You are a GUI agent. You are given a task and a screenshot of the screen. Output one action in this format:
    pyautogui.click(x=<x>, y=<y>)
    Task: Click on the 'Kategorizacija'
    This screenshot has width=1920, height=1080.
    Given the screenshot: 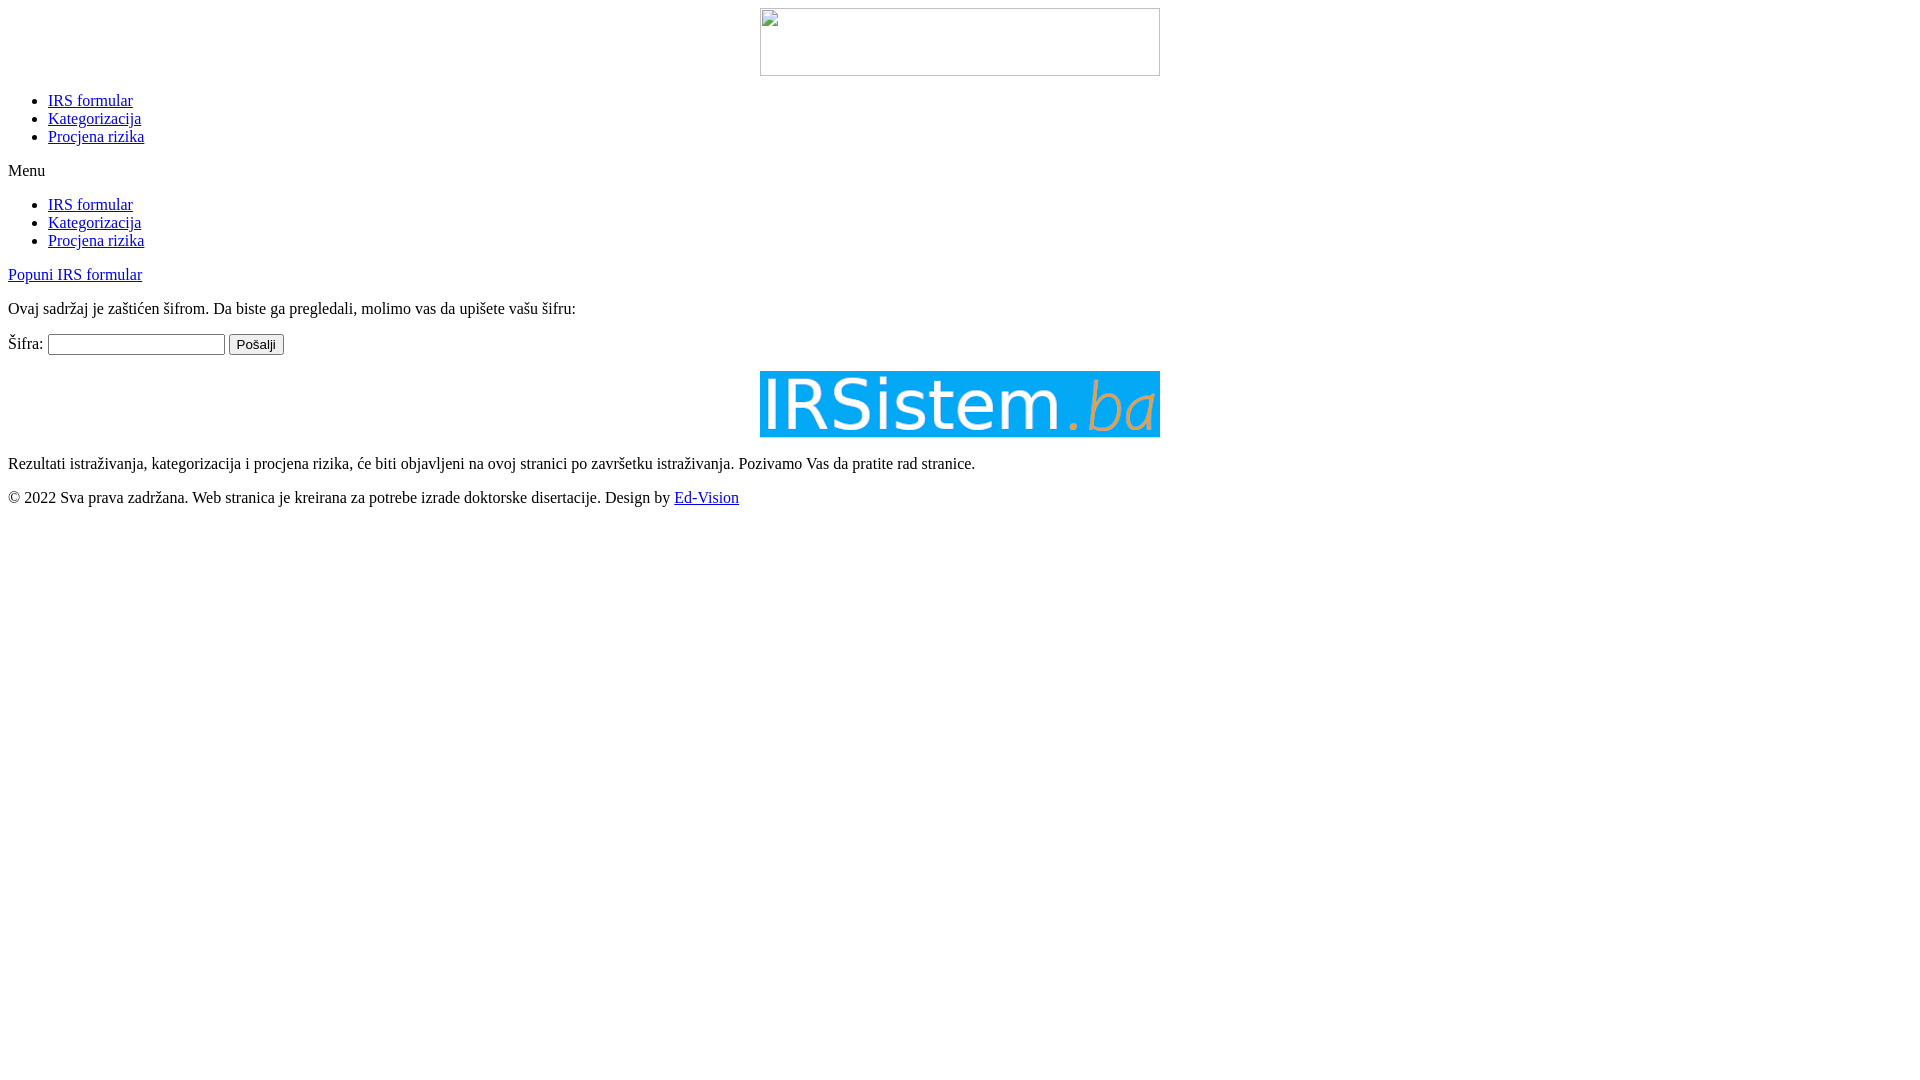 What is the action you would take?
    pyautogui.click(x=48, y=222)
    